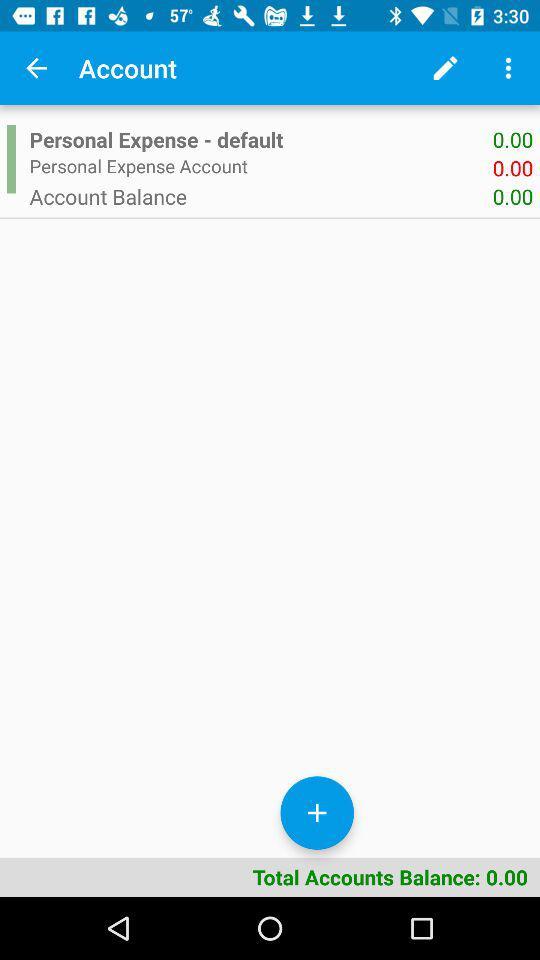 The image size is (540, 960). Describe the element at coordinates (36, 68) in the screenshot. I see `icon to the left of the account app` at that location.